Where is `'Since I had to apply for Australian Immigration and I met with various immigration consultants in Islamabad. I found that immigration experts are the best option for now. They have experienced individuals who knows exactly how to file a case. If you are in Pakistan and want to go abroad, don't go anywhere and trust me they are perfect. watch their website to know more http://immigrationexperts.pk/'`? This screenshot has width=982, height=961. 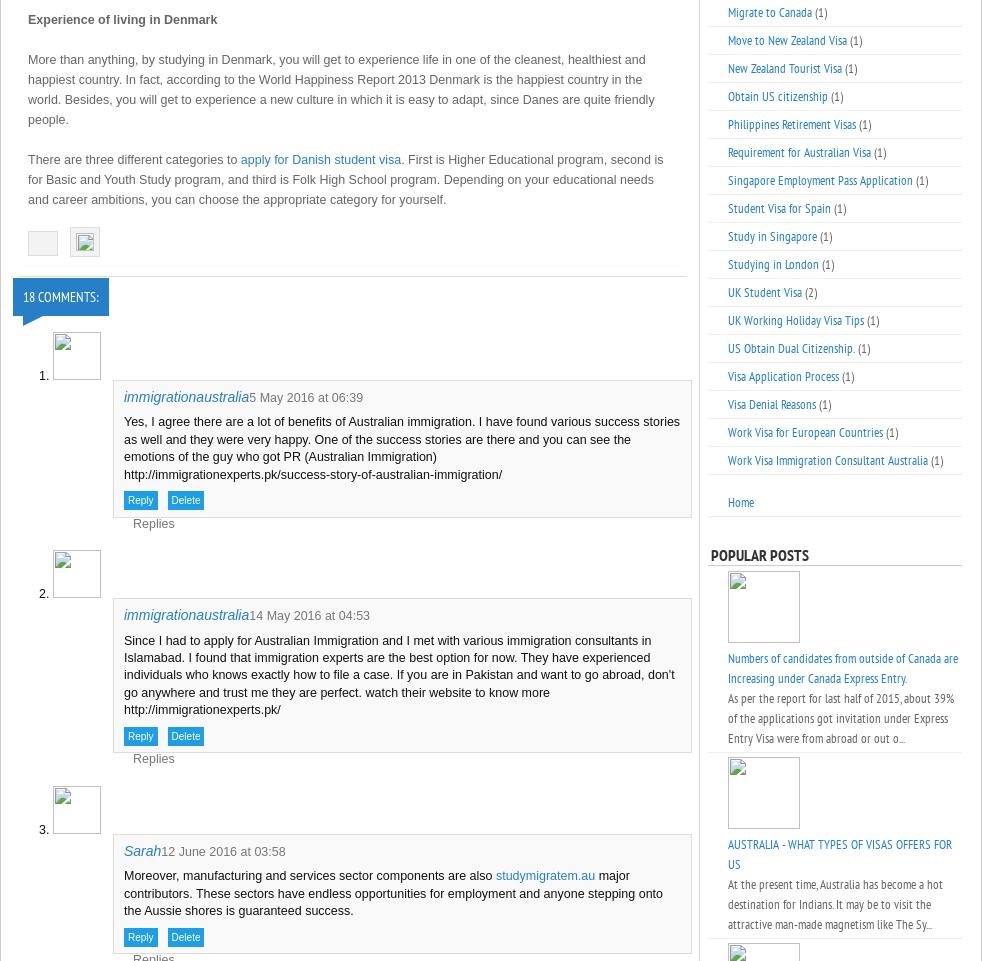
'Since I had to apply for Australian Immigration and I met with various immigration consultants in Islamabad. I found that immigration experts are the best option for now. They have experienced individuals who knows exactly how to file a case. If you are in Pakistan and want to go abroad, don't go anywhere and trust me they are perfect. watch their website to know more http://immigrationexperts.pk/' is located at coordinates (398, 674).